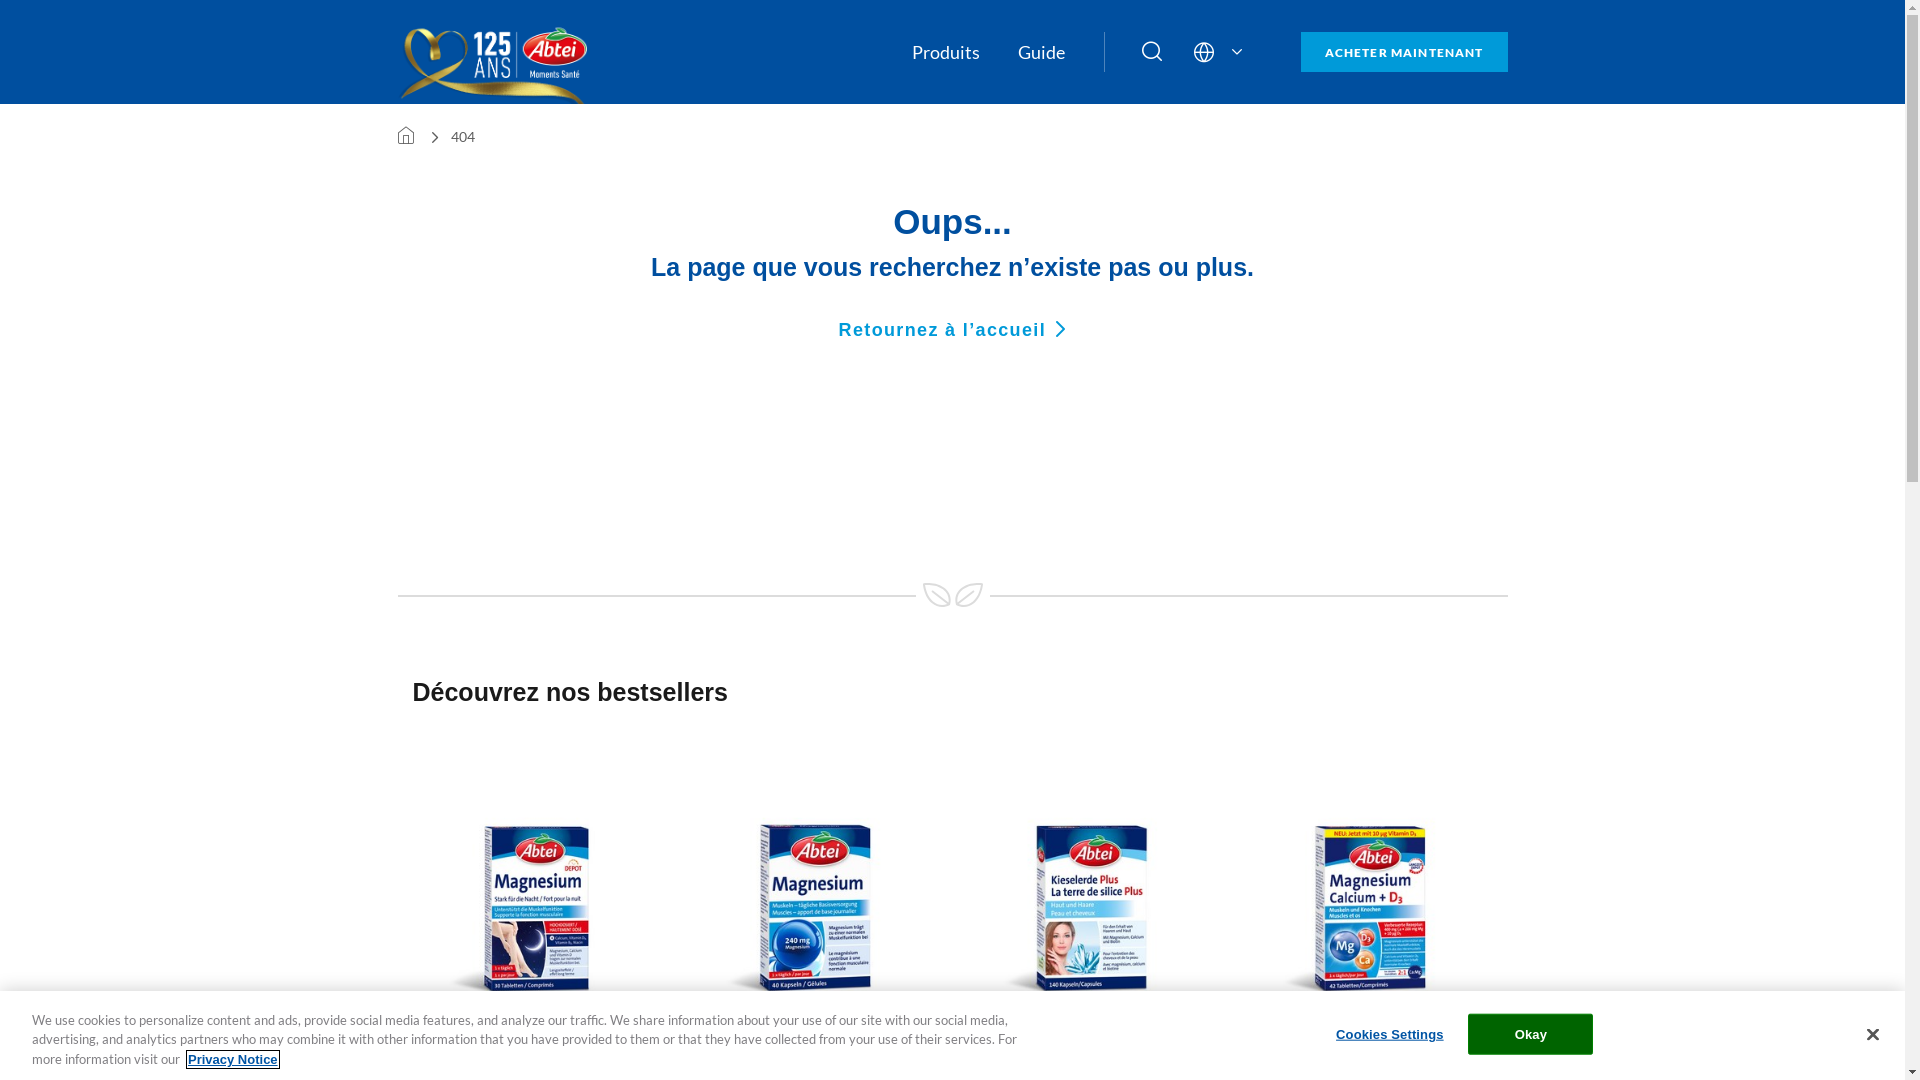 Image resolution: width=1920 pixels, height=1080 pixels. I want to click on 'Guide', so click(1040, 49).